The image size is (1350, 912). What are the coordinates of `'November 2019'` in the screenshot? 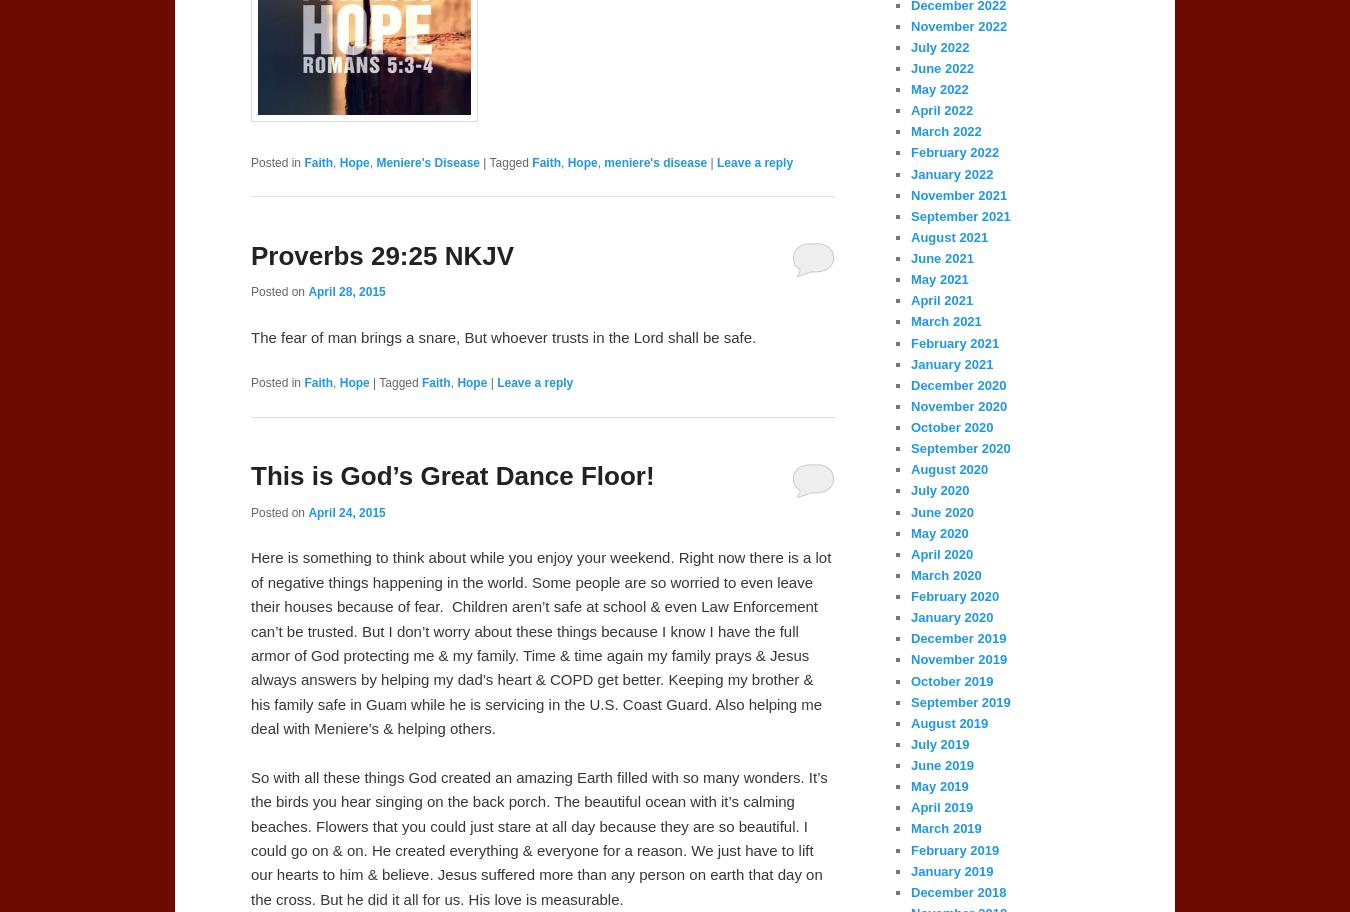 It's located at (909, 658).